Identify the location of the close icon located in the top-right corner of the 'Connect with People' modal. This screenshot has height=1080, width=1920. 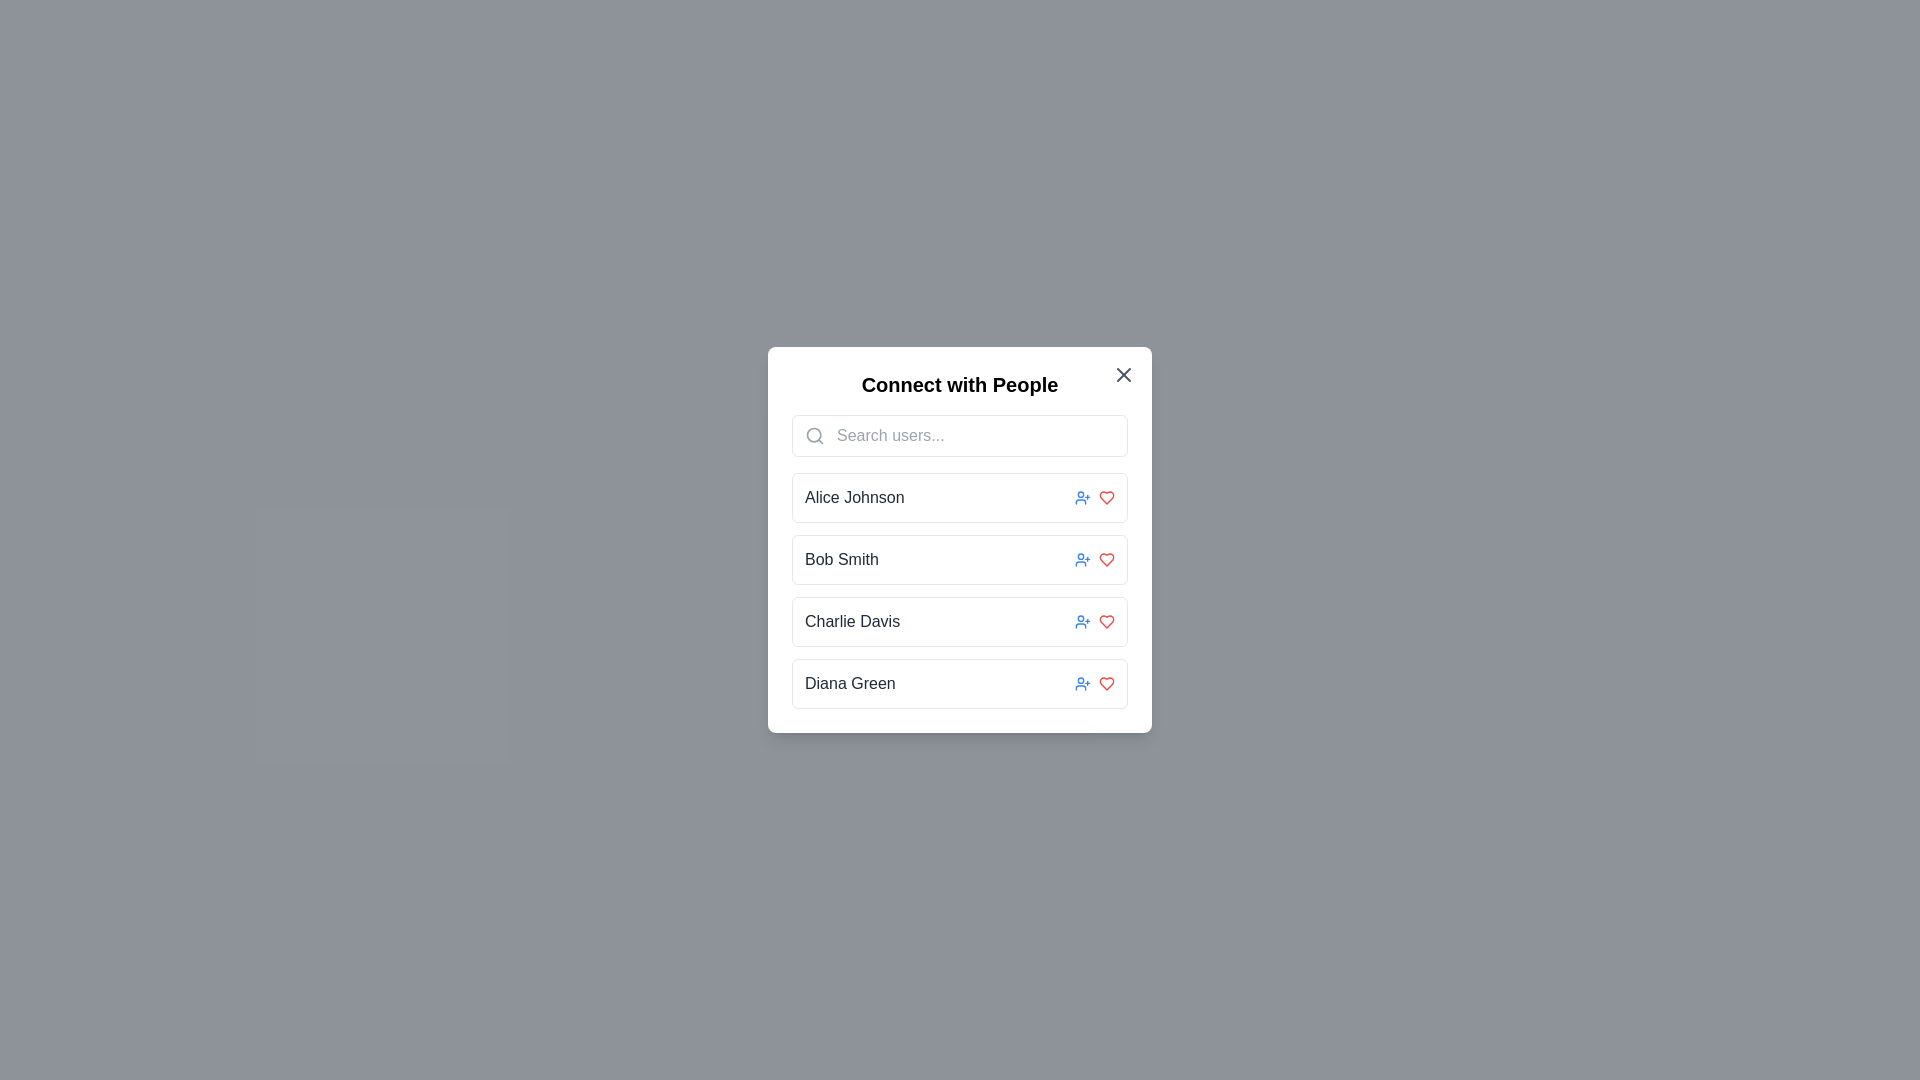
(1123, 374).